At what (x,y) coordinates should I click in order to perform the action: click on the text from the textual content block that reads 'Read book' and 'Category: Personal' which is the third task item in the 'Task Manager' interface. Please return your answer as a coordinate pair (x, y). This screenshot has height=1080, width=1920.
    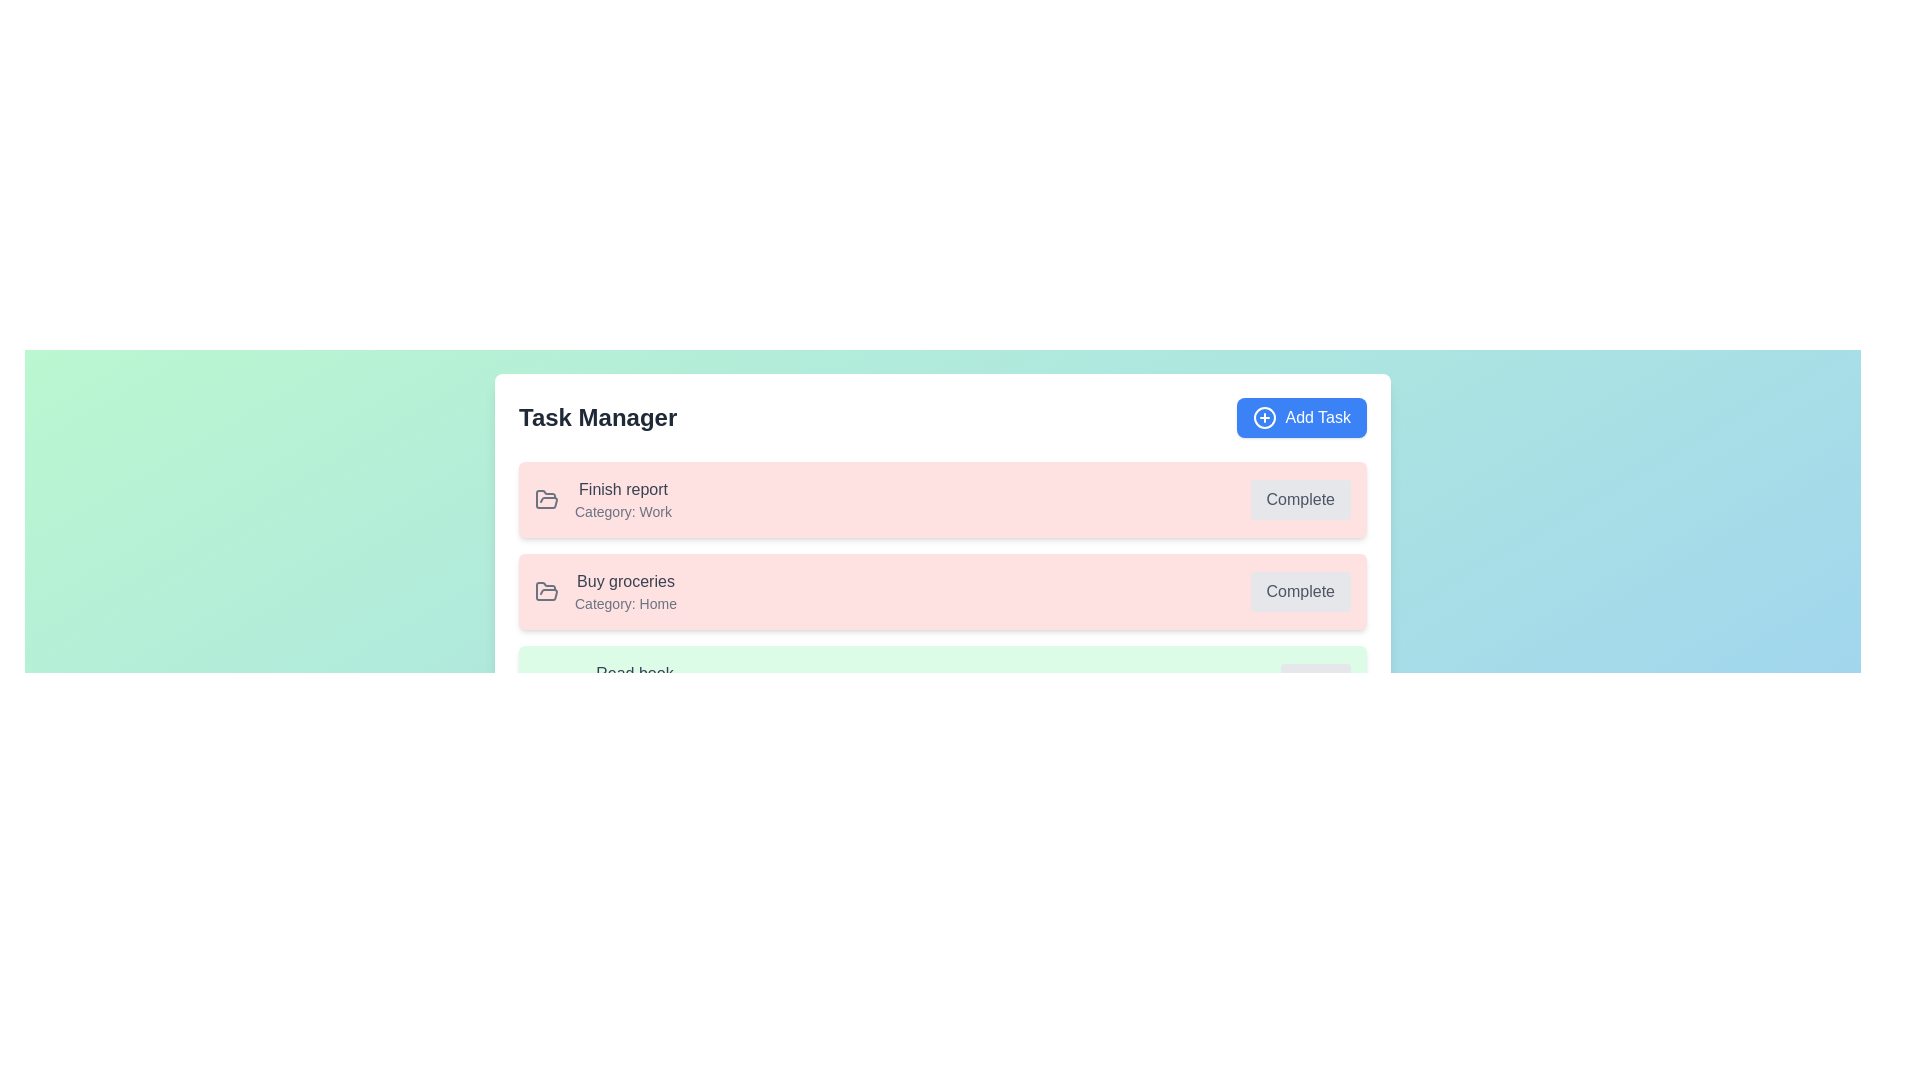
    Looking at the image, I should click on (633, 682).